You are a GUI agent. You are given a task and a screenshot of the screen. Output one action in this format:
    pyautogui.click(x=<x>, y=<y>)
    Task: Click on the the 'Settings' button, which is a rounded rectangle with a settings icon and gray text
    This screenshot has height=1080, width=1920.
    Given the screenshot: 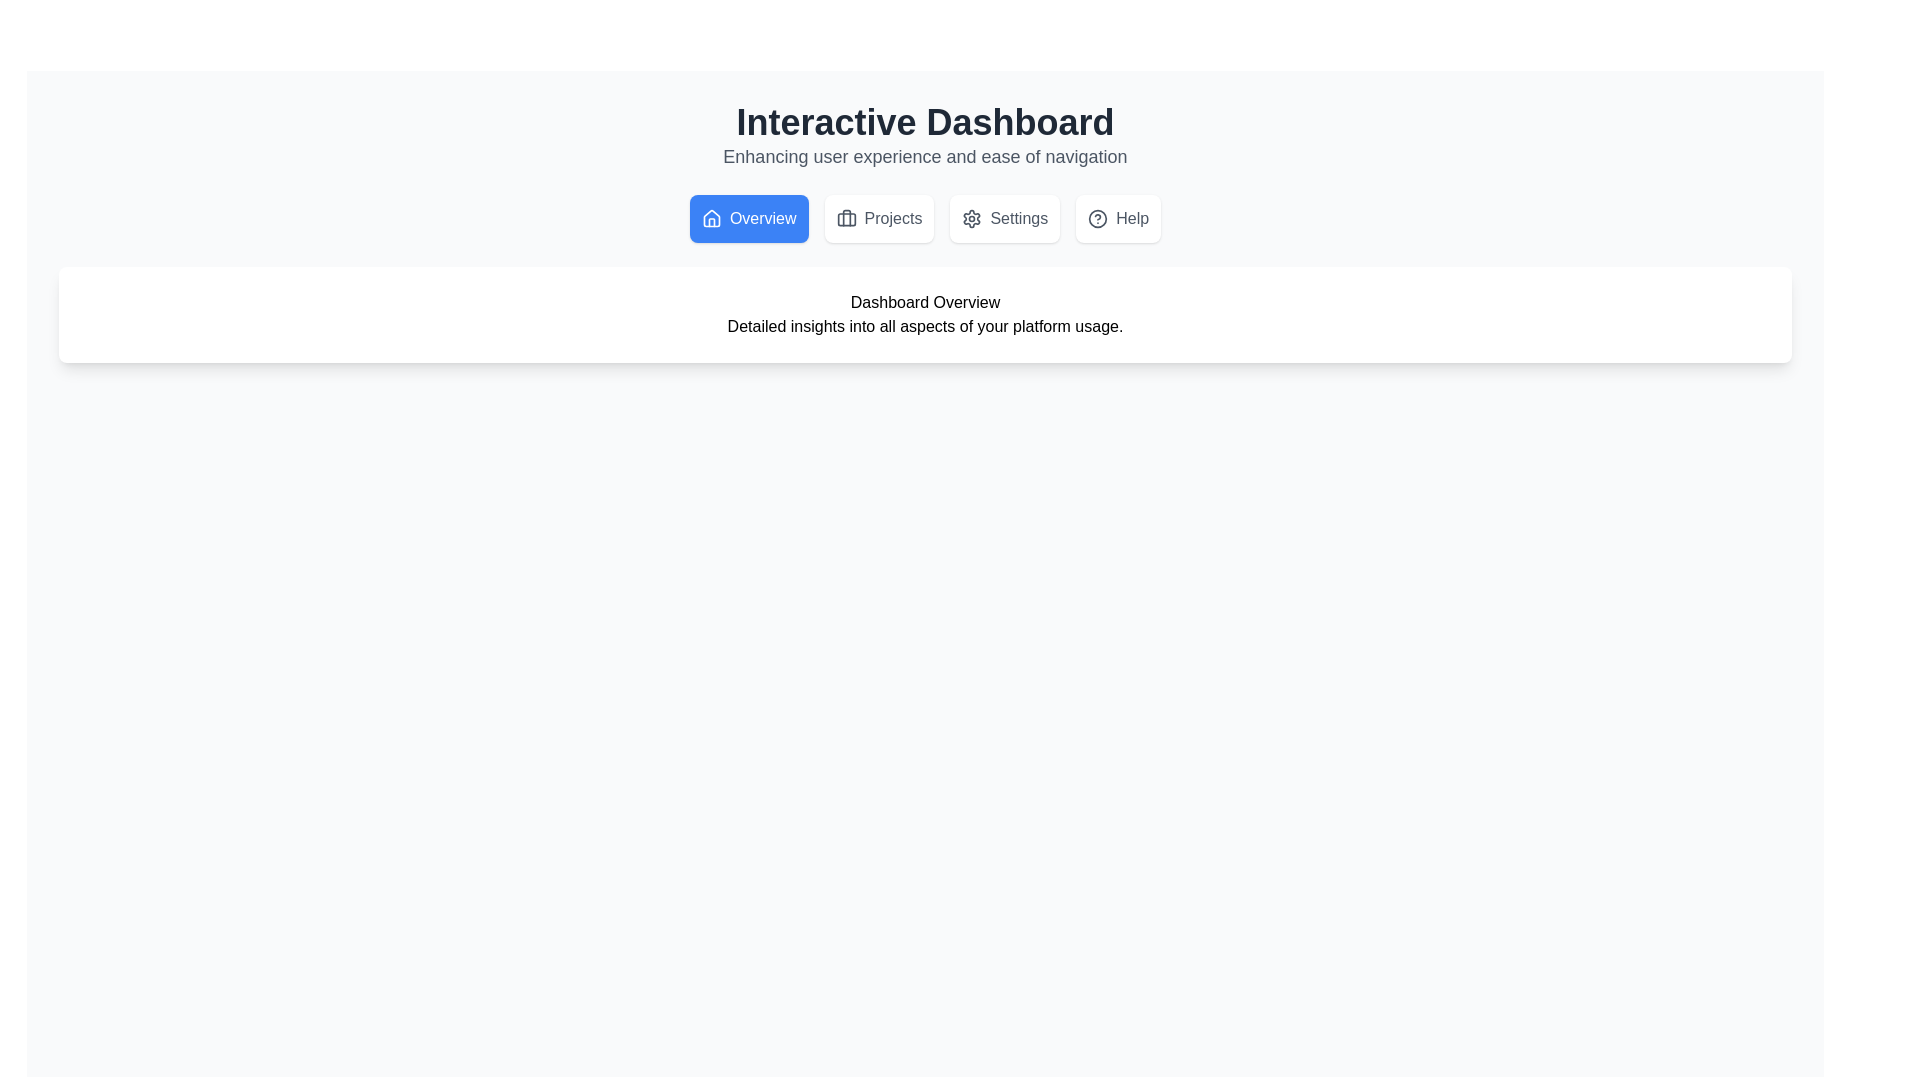 What is the action you would take?
    pyautogui.click(x=1004, y=219)
    